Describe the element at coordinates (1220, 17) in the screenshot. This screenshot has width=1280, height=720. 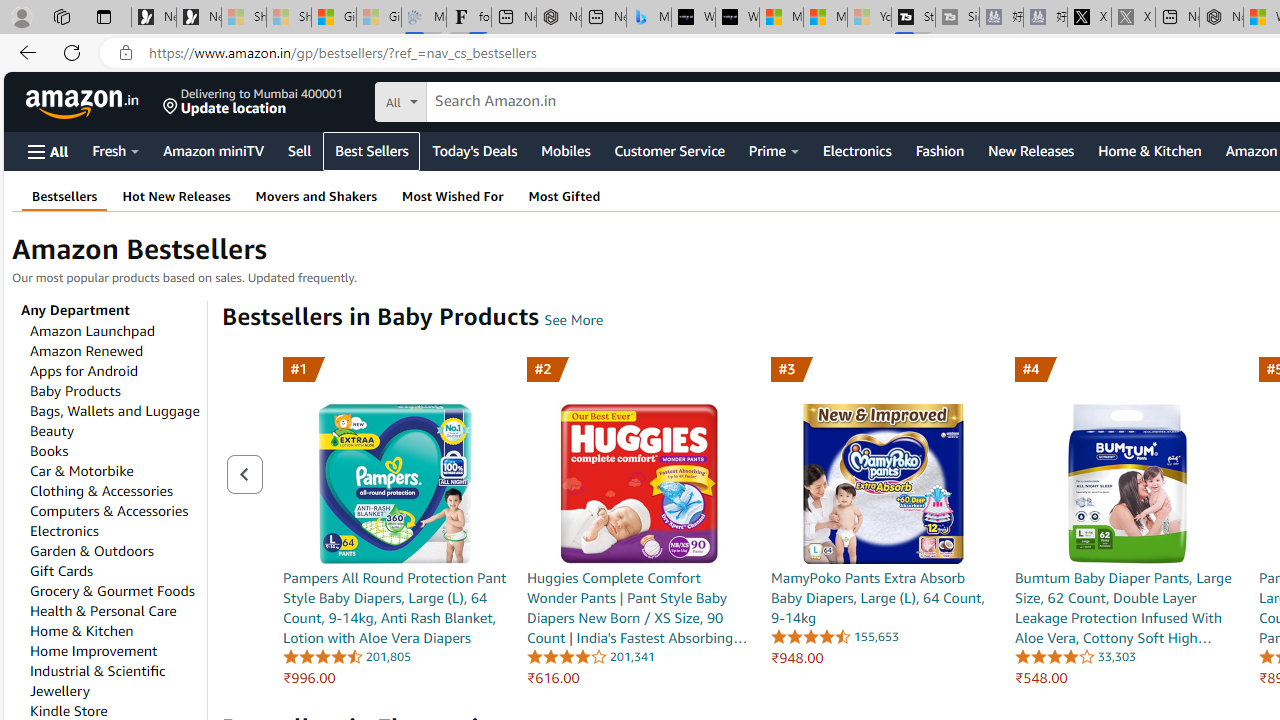
I see `'Nordace - My Account'` at that location.